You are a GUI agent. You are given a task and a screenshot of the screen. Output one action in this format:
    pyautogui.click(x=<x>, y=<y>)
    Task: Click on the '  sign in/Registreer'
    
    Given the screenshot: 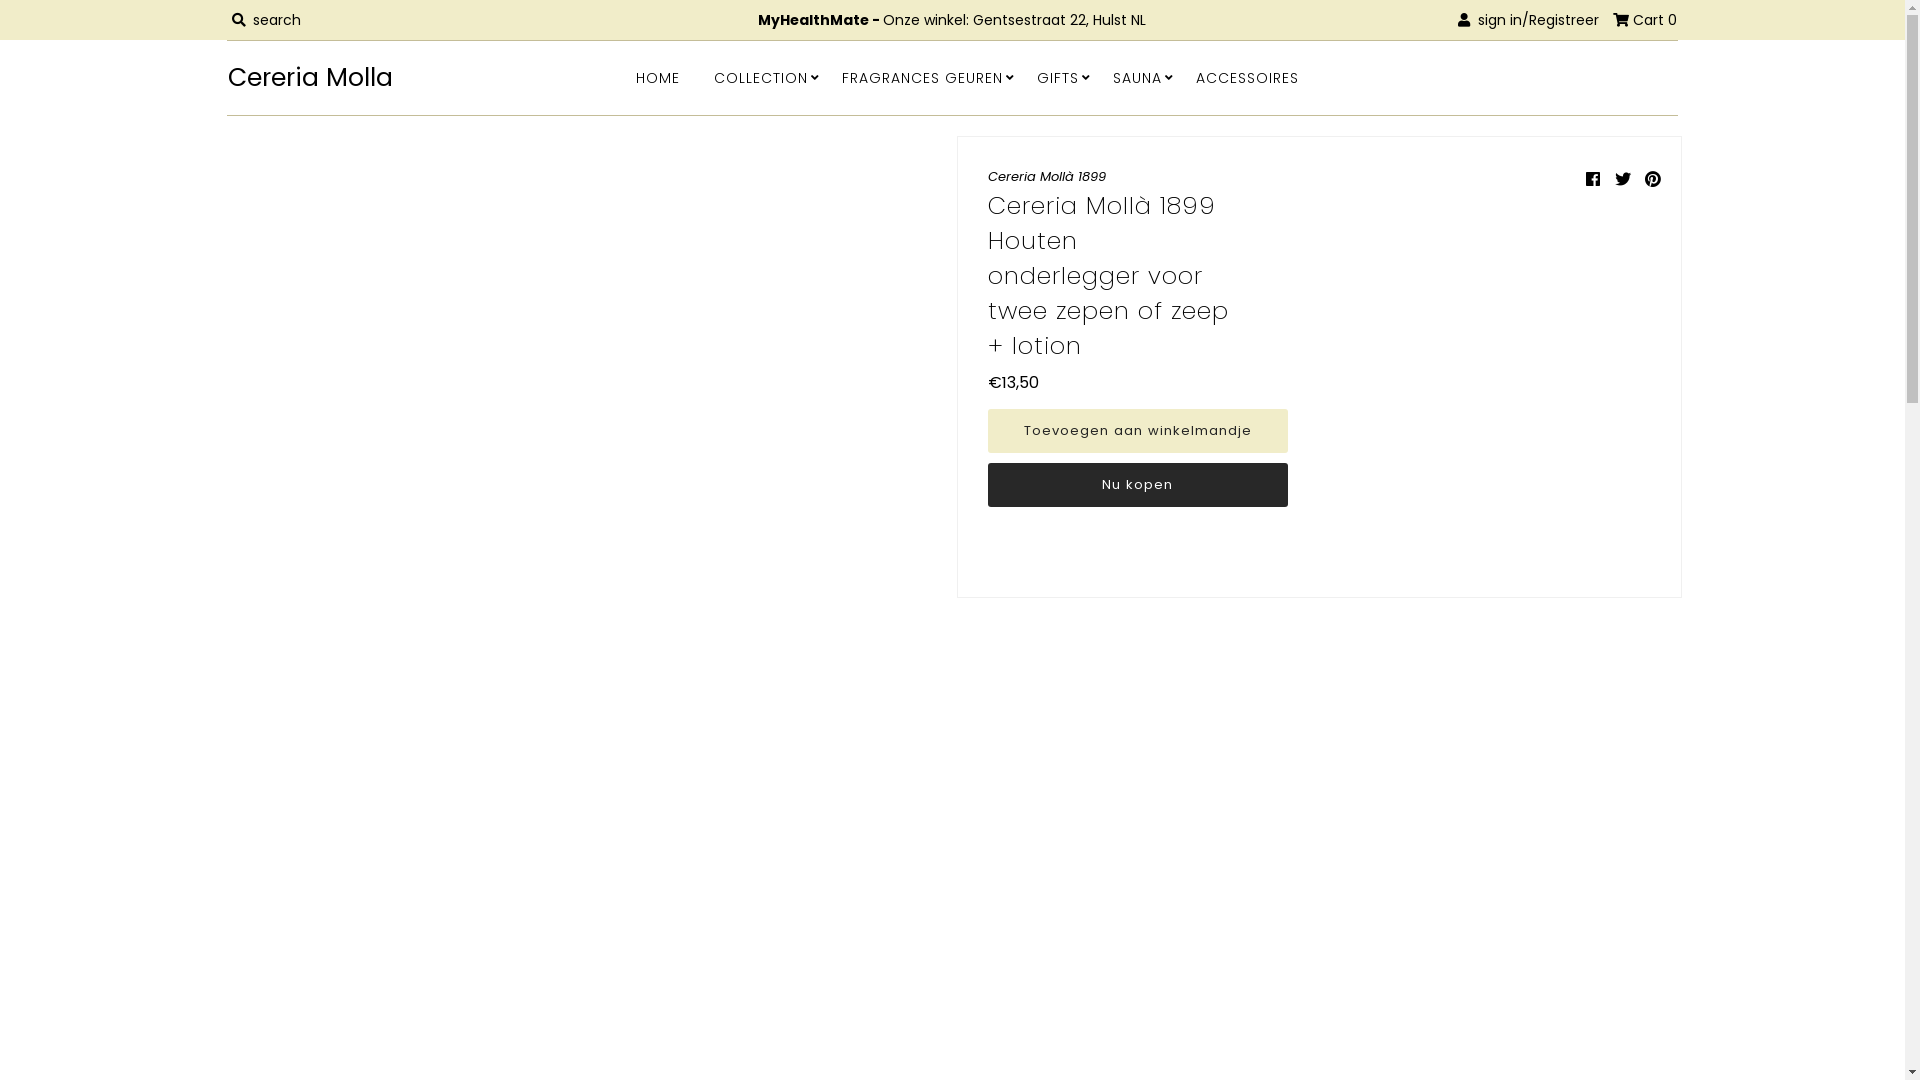 What is the action you would take?
    pyautogui.click(x=1458, y=19)
    